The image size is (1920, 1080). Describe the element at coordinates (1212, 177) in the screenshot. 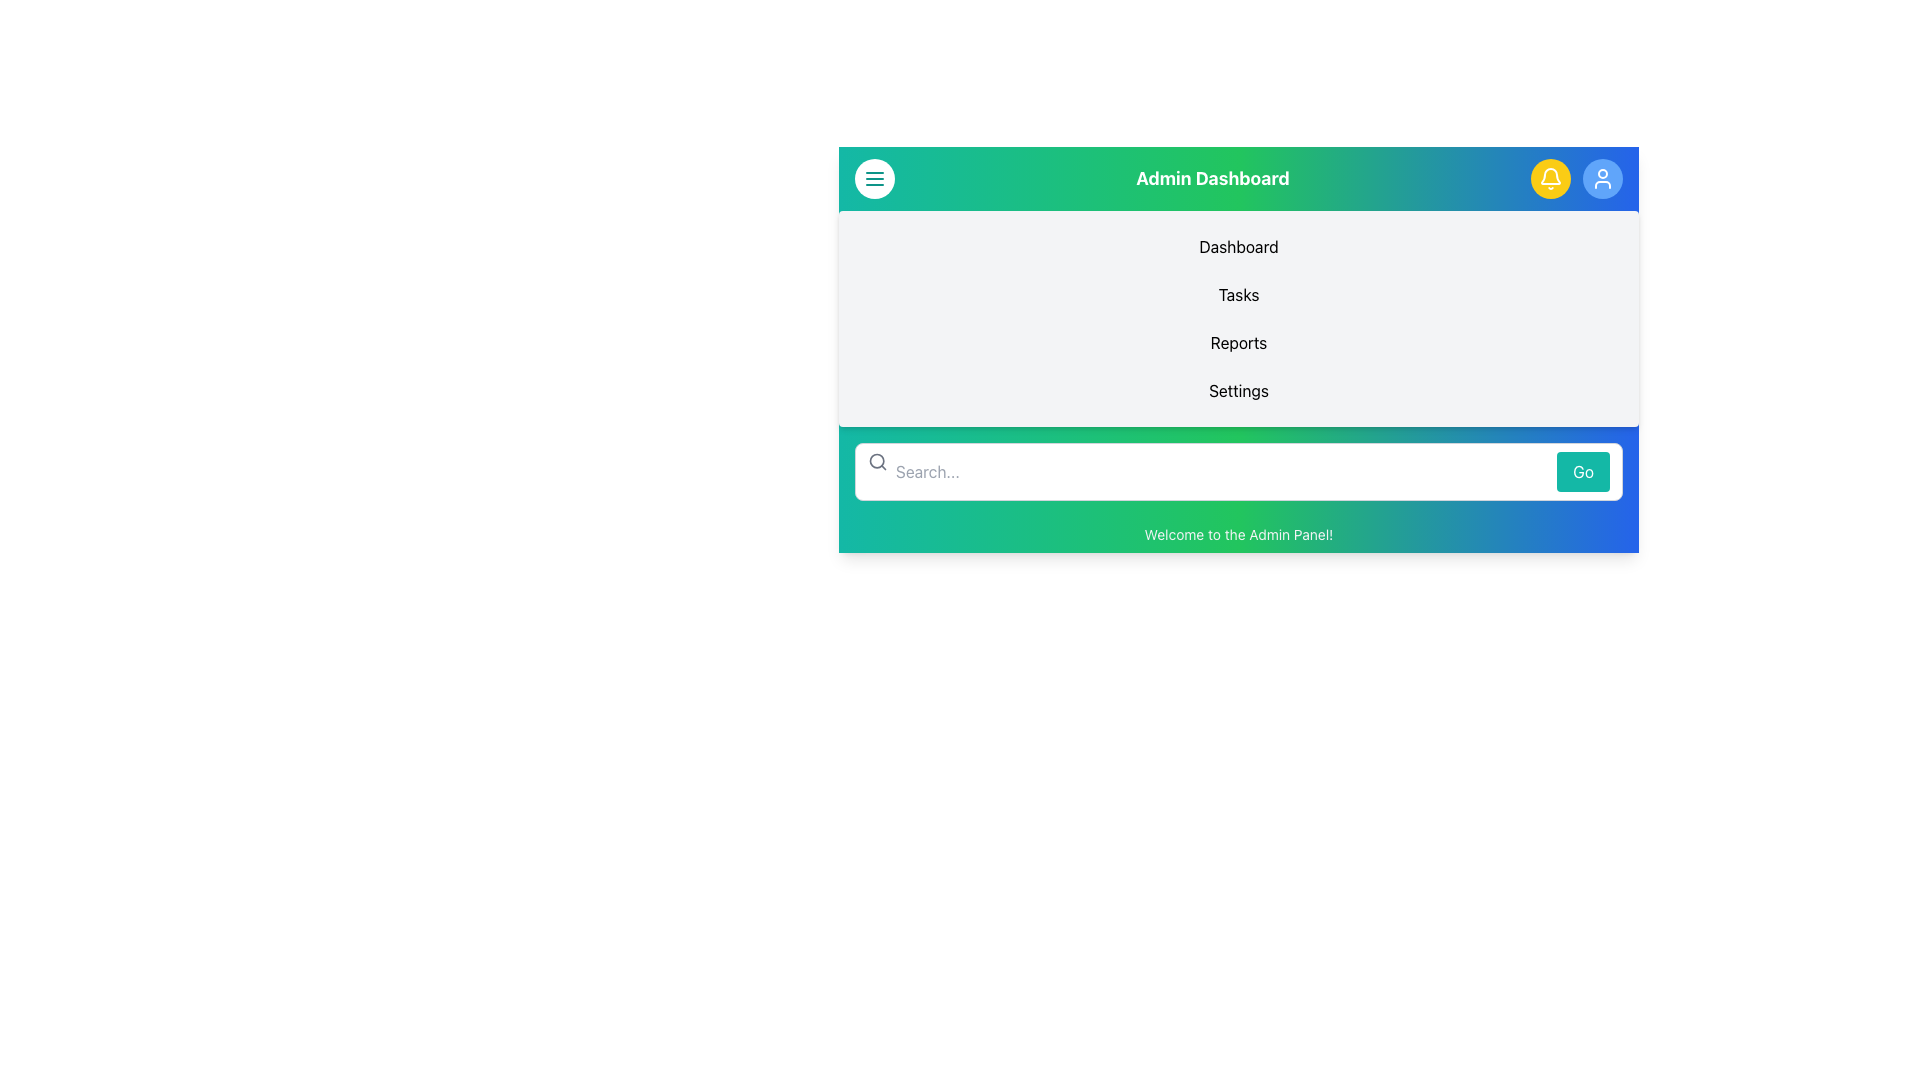

I see `the text label displaying 'Admin Dashboard' in bold, located in the center of the header section with a green to blue gradient background` at that location.